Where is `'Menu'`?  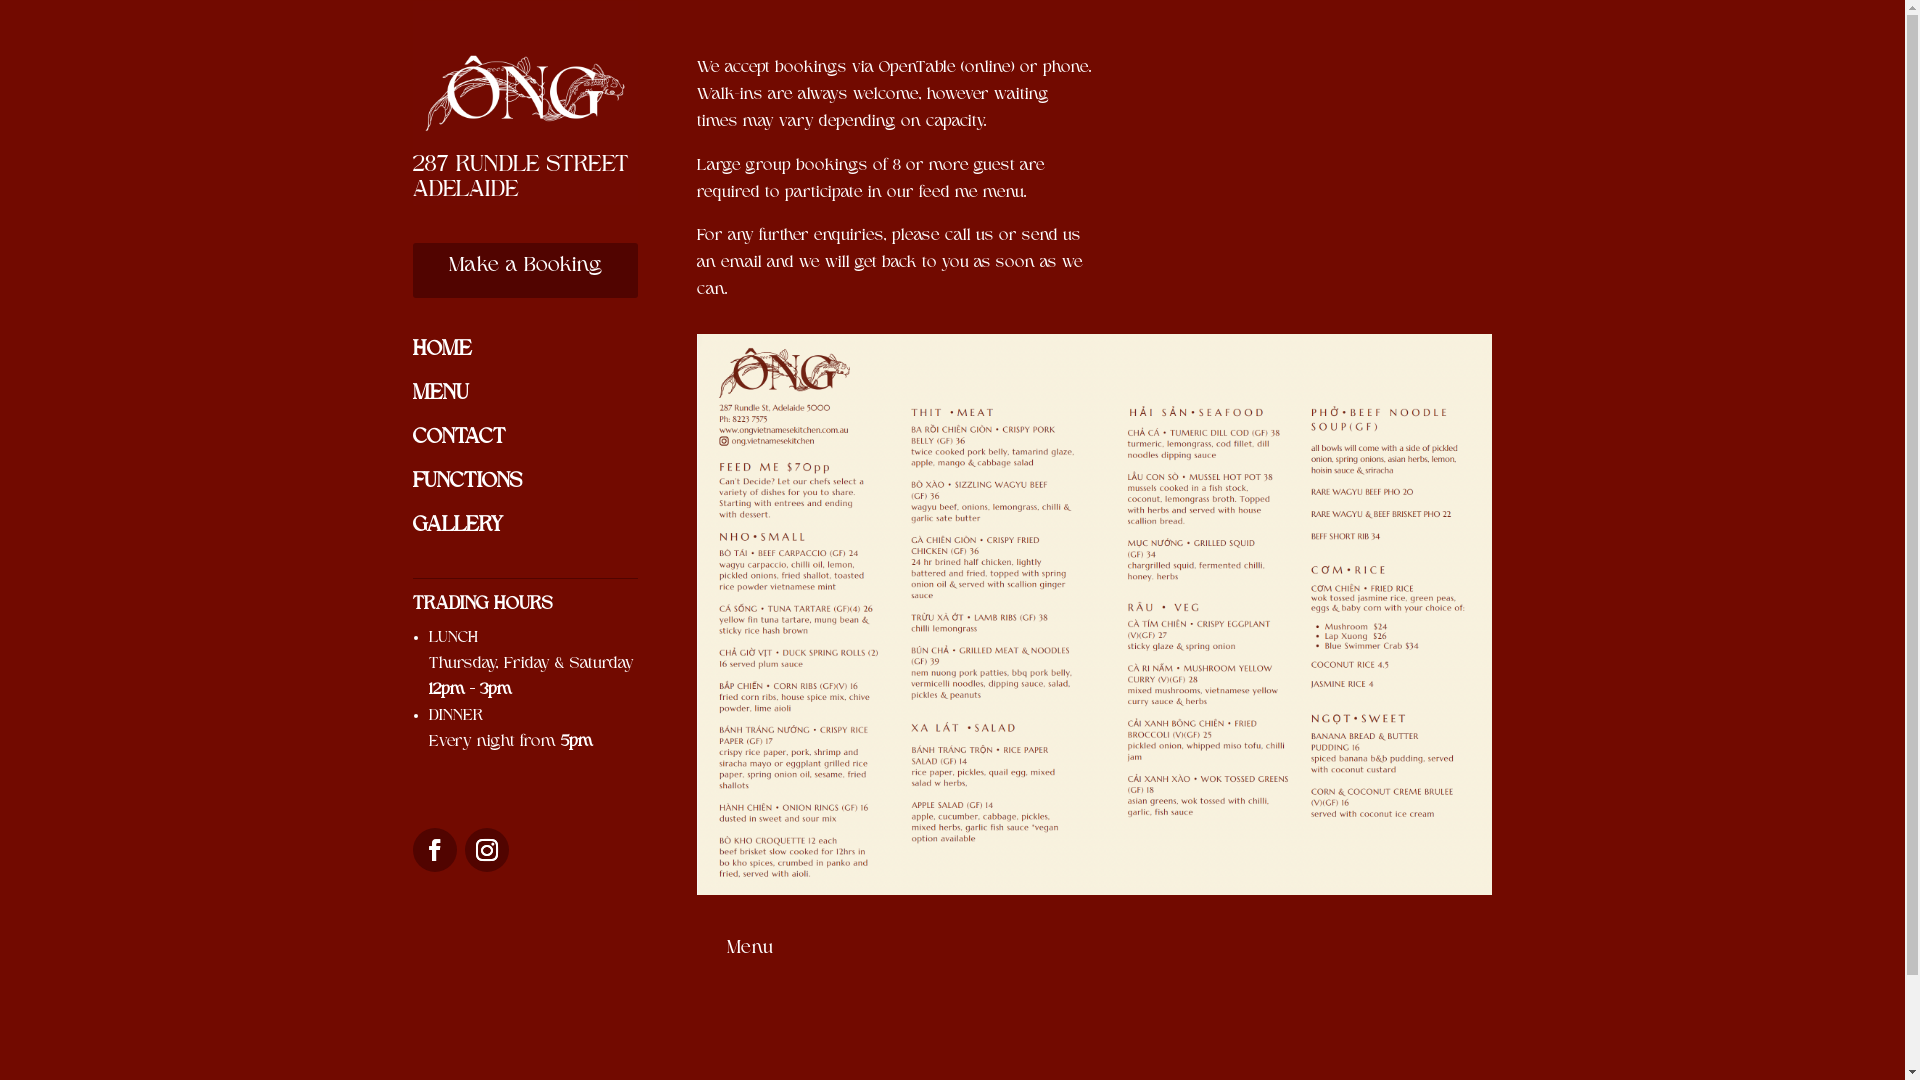 'Menu' is located at coordinates (748, 947).